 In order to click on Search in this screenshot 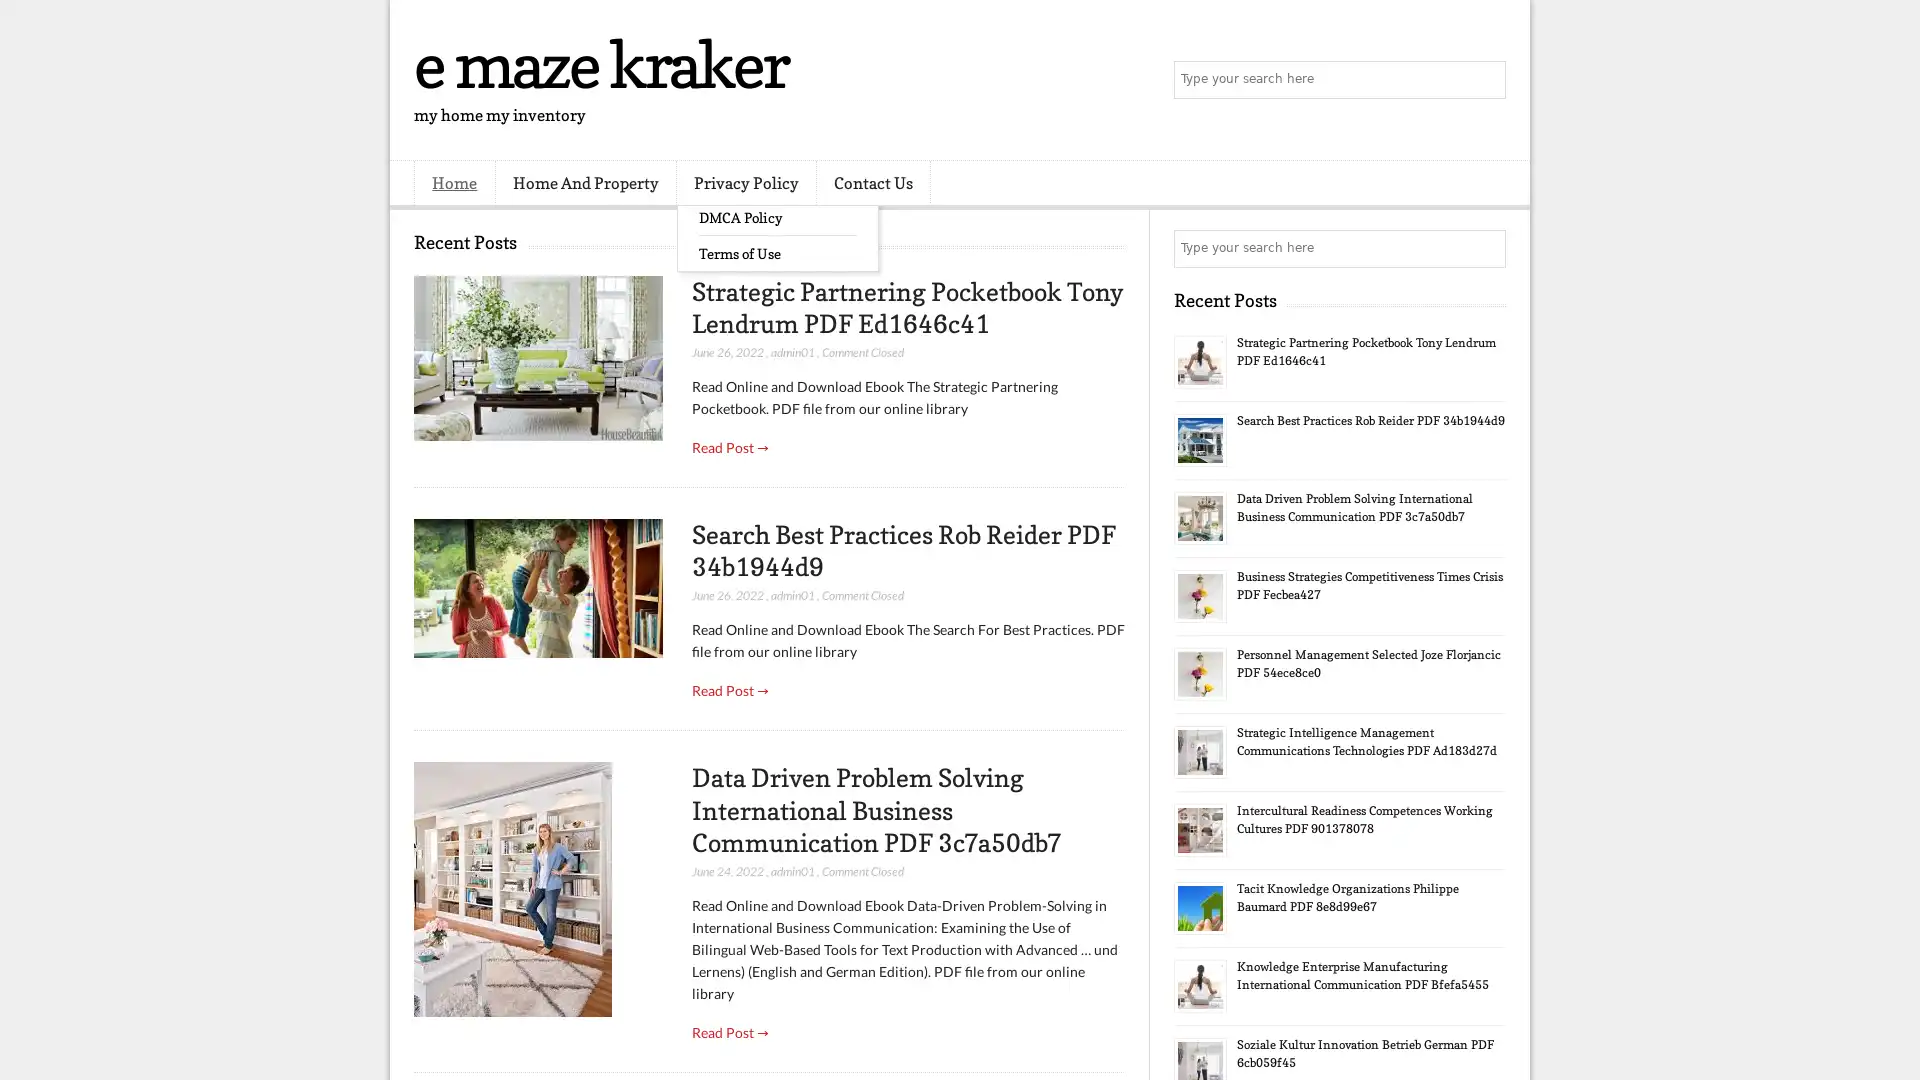, I will do `click(1485, 80)`.